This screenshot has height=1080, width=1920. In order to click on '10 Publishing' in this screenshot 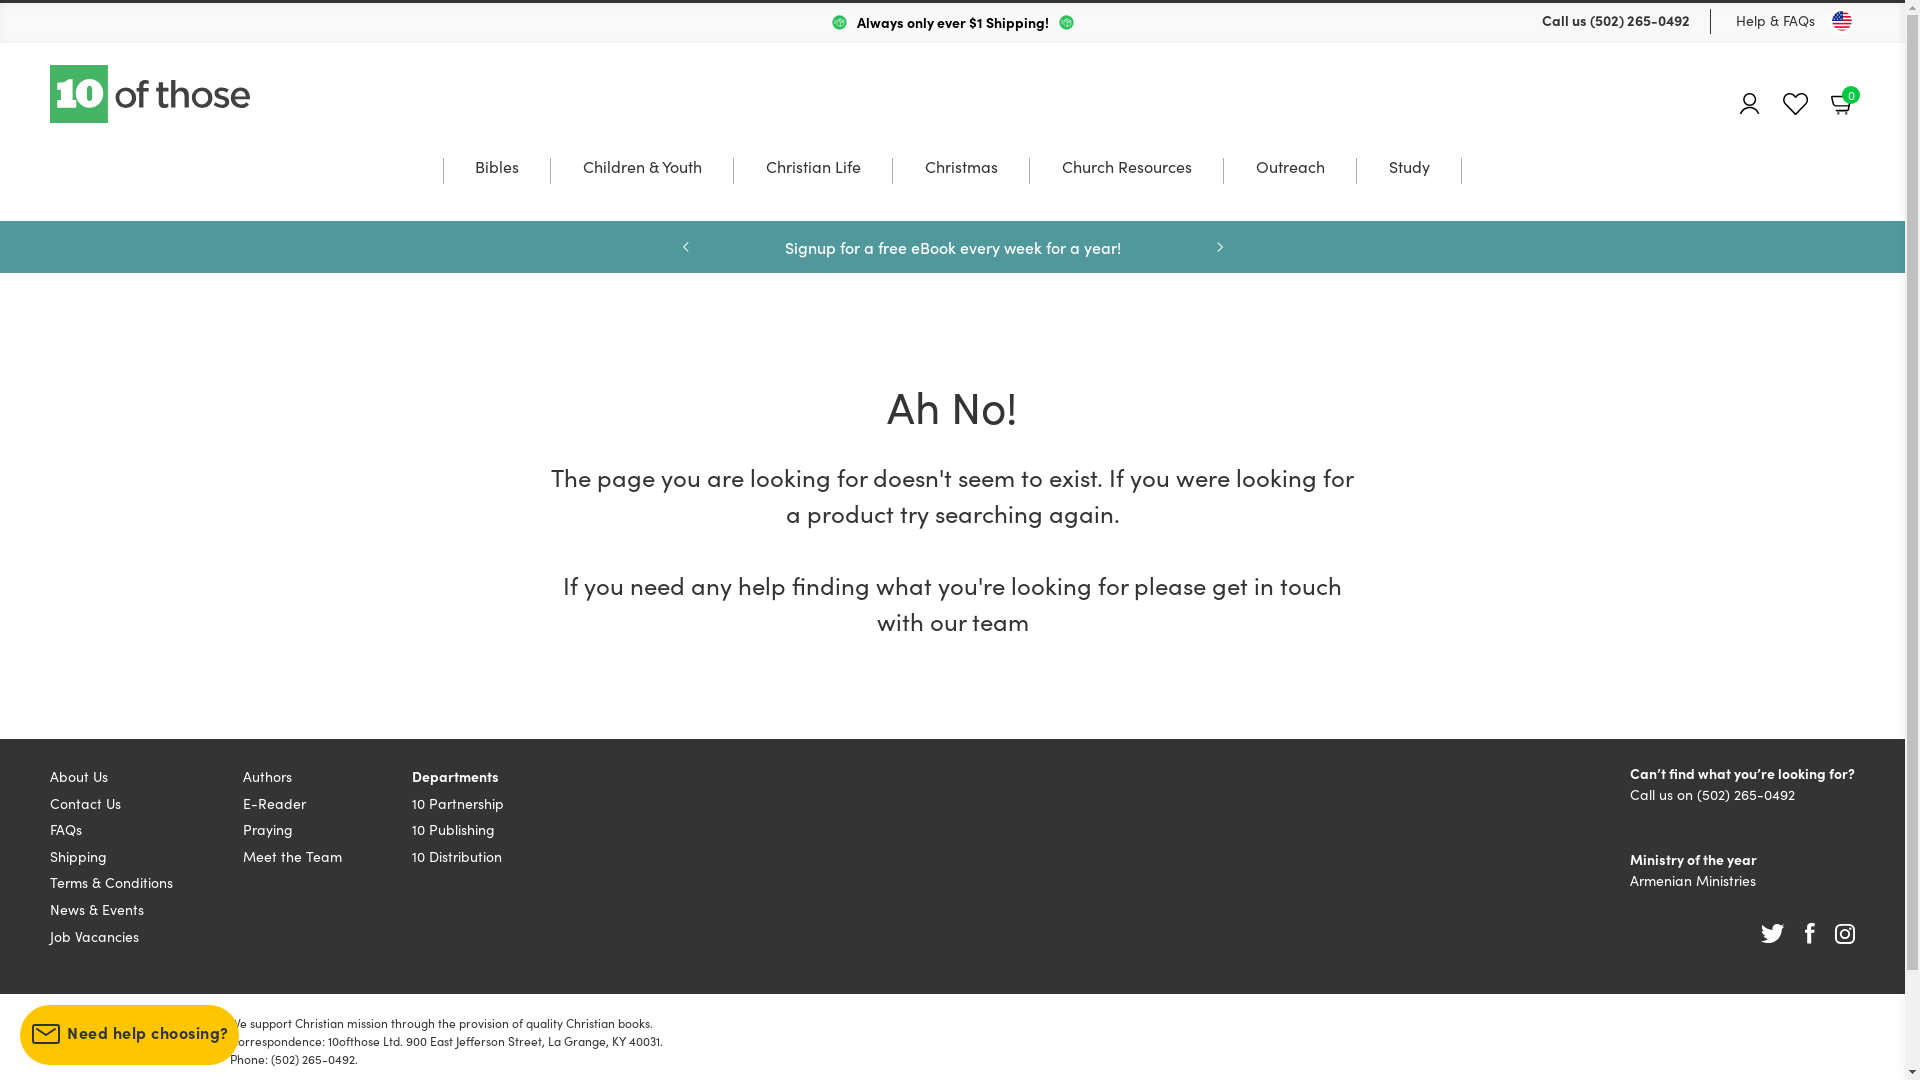, I will do `click(452, 829)`.